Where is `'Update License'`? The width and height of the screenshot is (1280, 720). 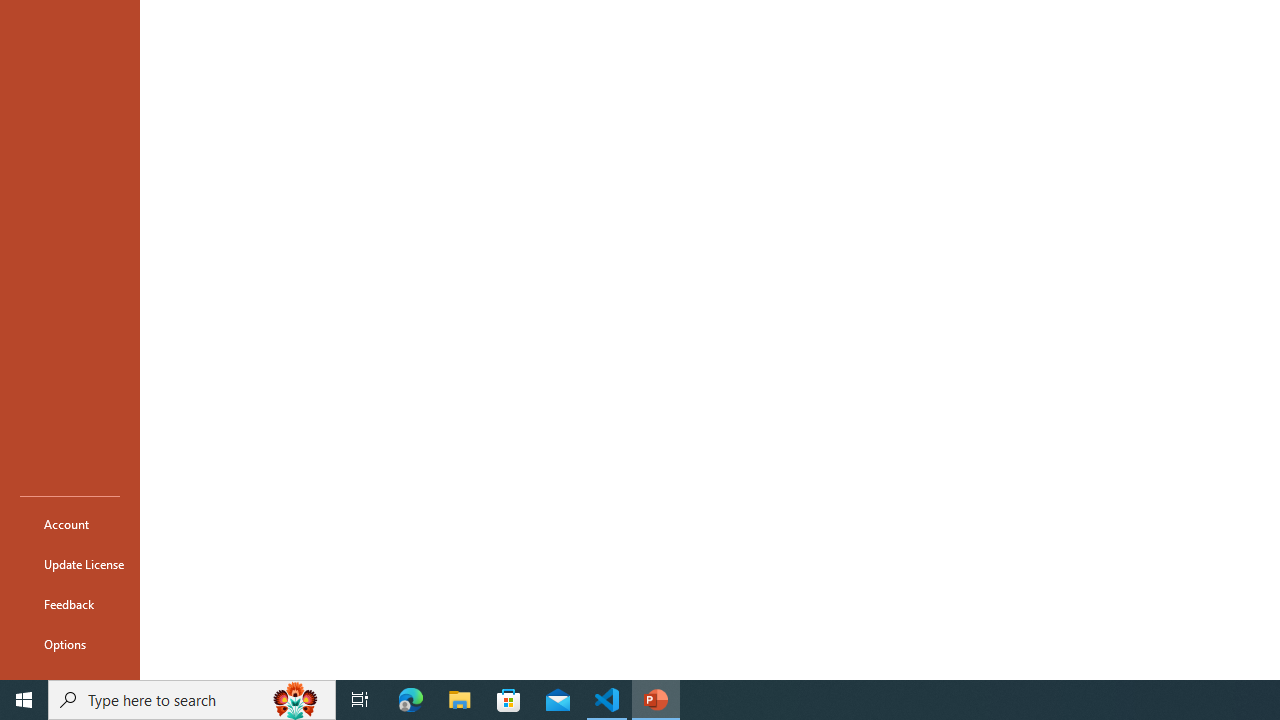
'Update License' is located at coordinates (69, 564).